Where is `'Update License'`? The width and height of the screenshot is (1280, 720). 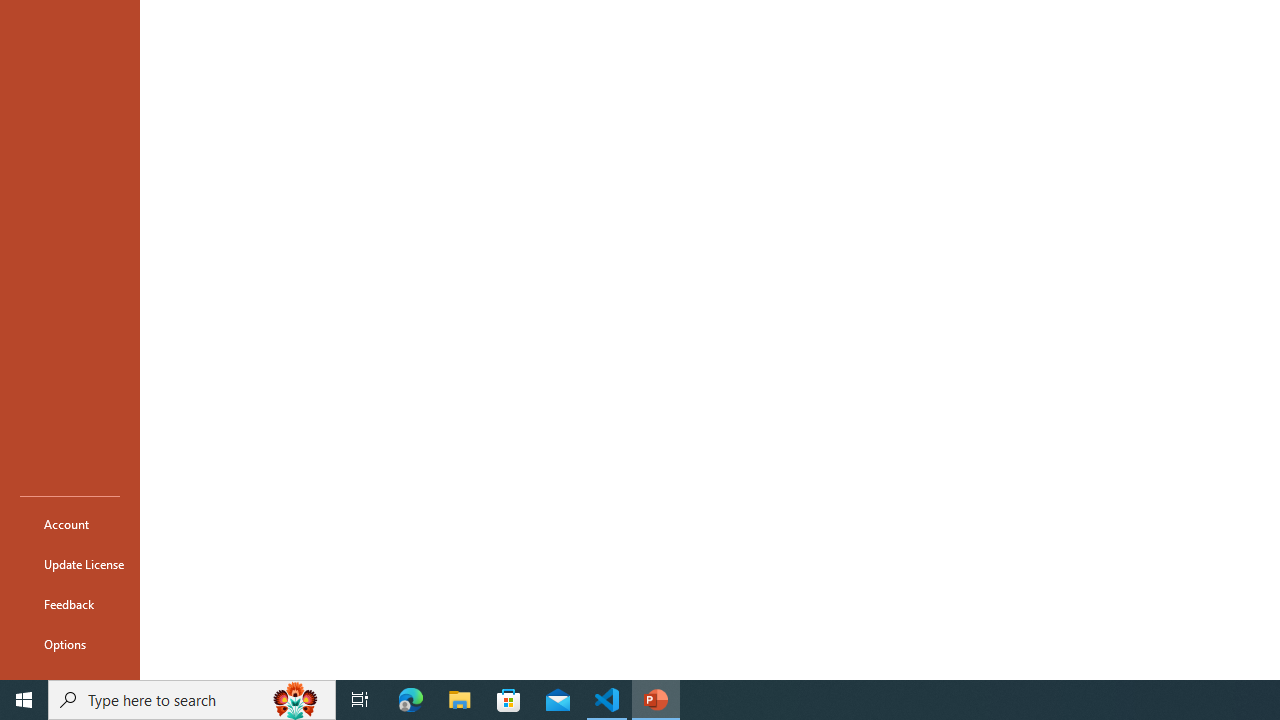
'Update License' is located at coordinates (69, 564).